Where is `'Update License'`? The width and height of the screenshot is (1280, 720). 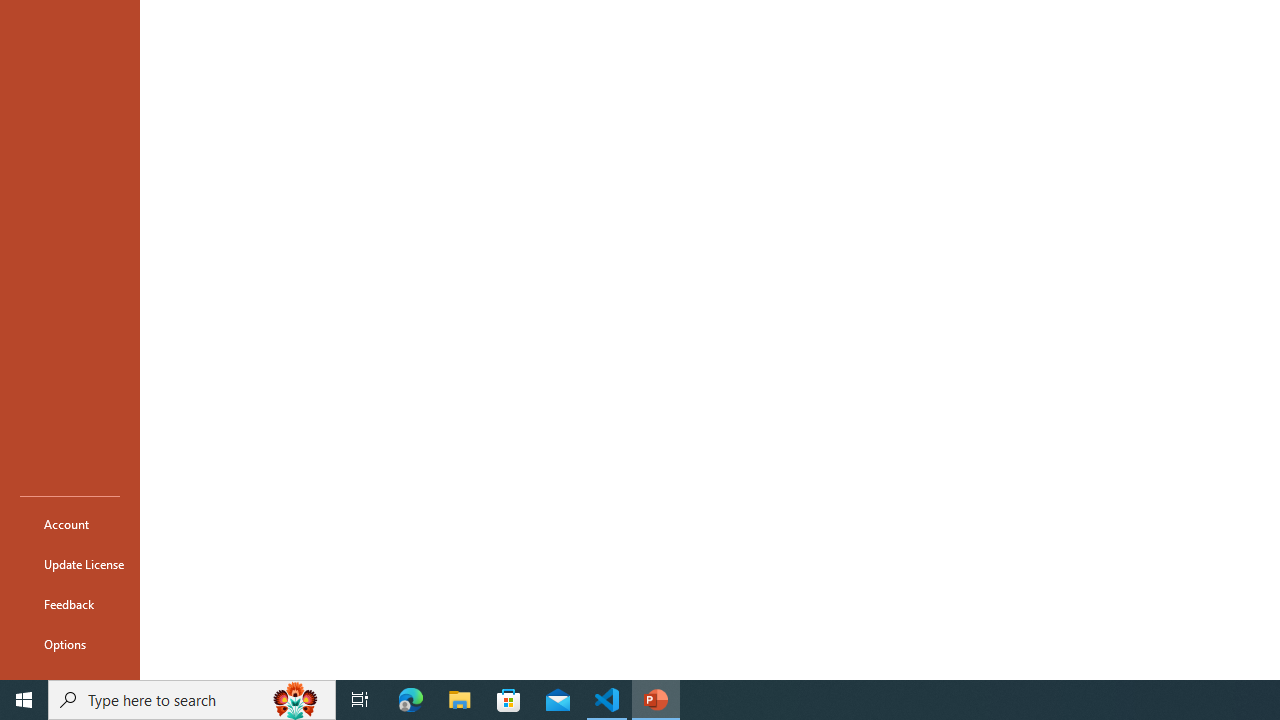
'Update License' is located at coordinates (69, 564).